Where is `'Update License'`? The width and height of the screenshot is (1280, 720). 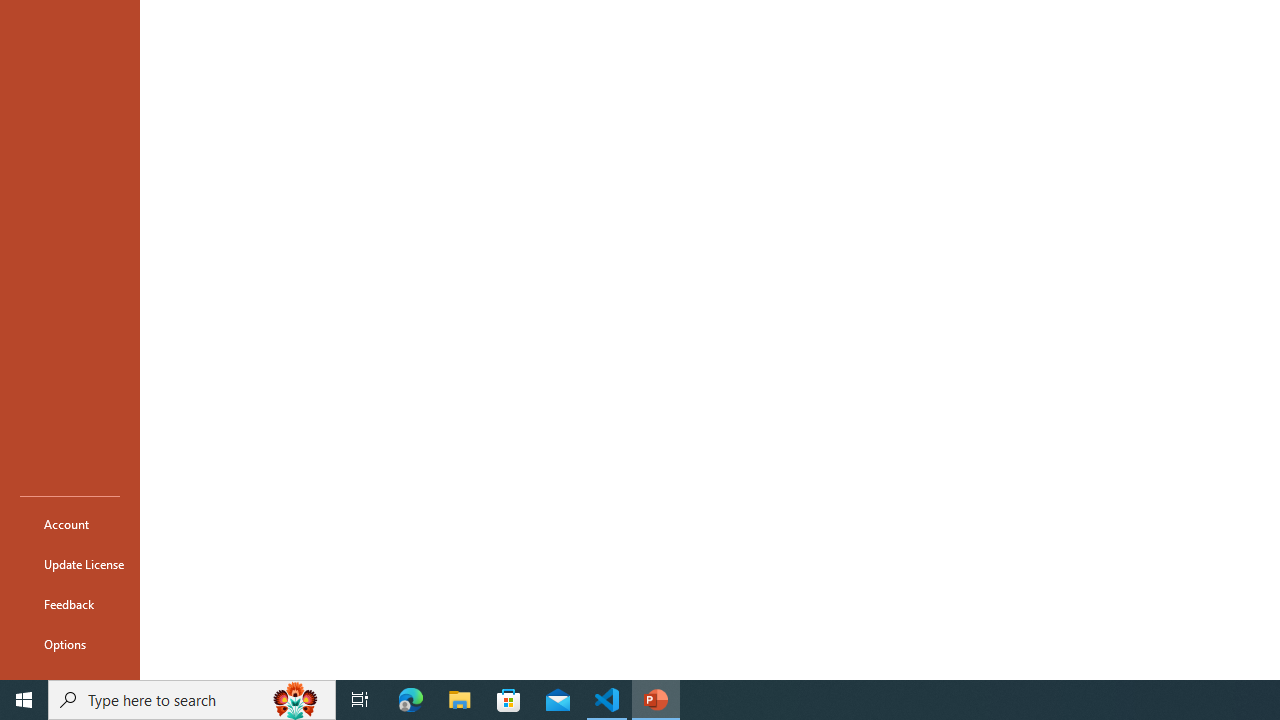
'Update License' is located at coordinates (69, 564).